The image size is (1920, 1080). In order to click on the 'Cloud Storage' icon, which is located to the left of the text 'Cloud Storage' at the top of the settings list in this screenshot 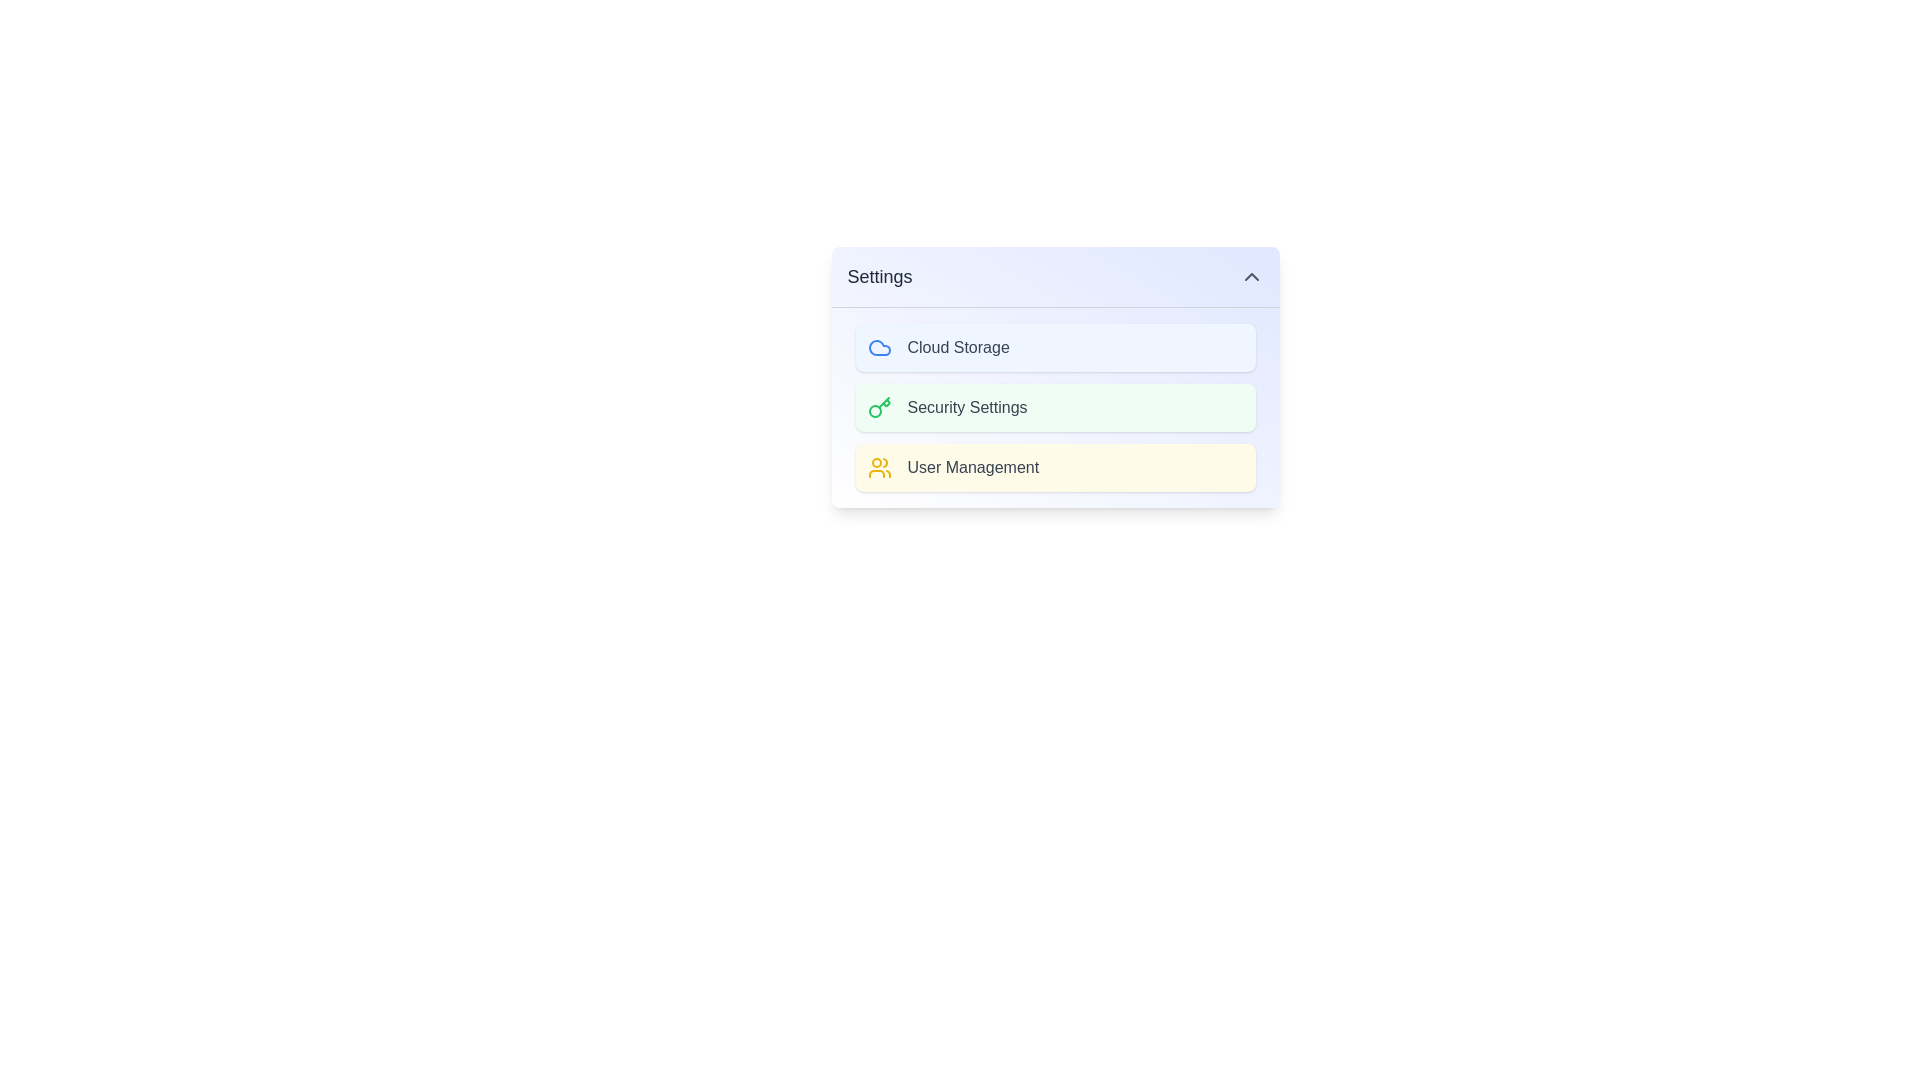, I will do `click(879, 346)`.